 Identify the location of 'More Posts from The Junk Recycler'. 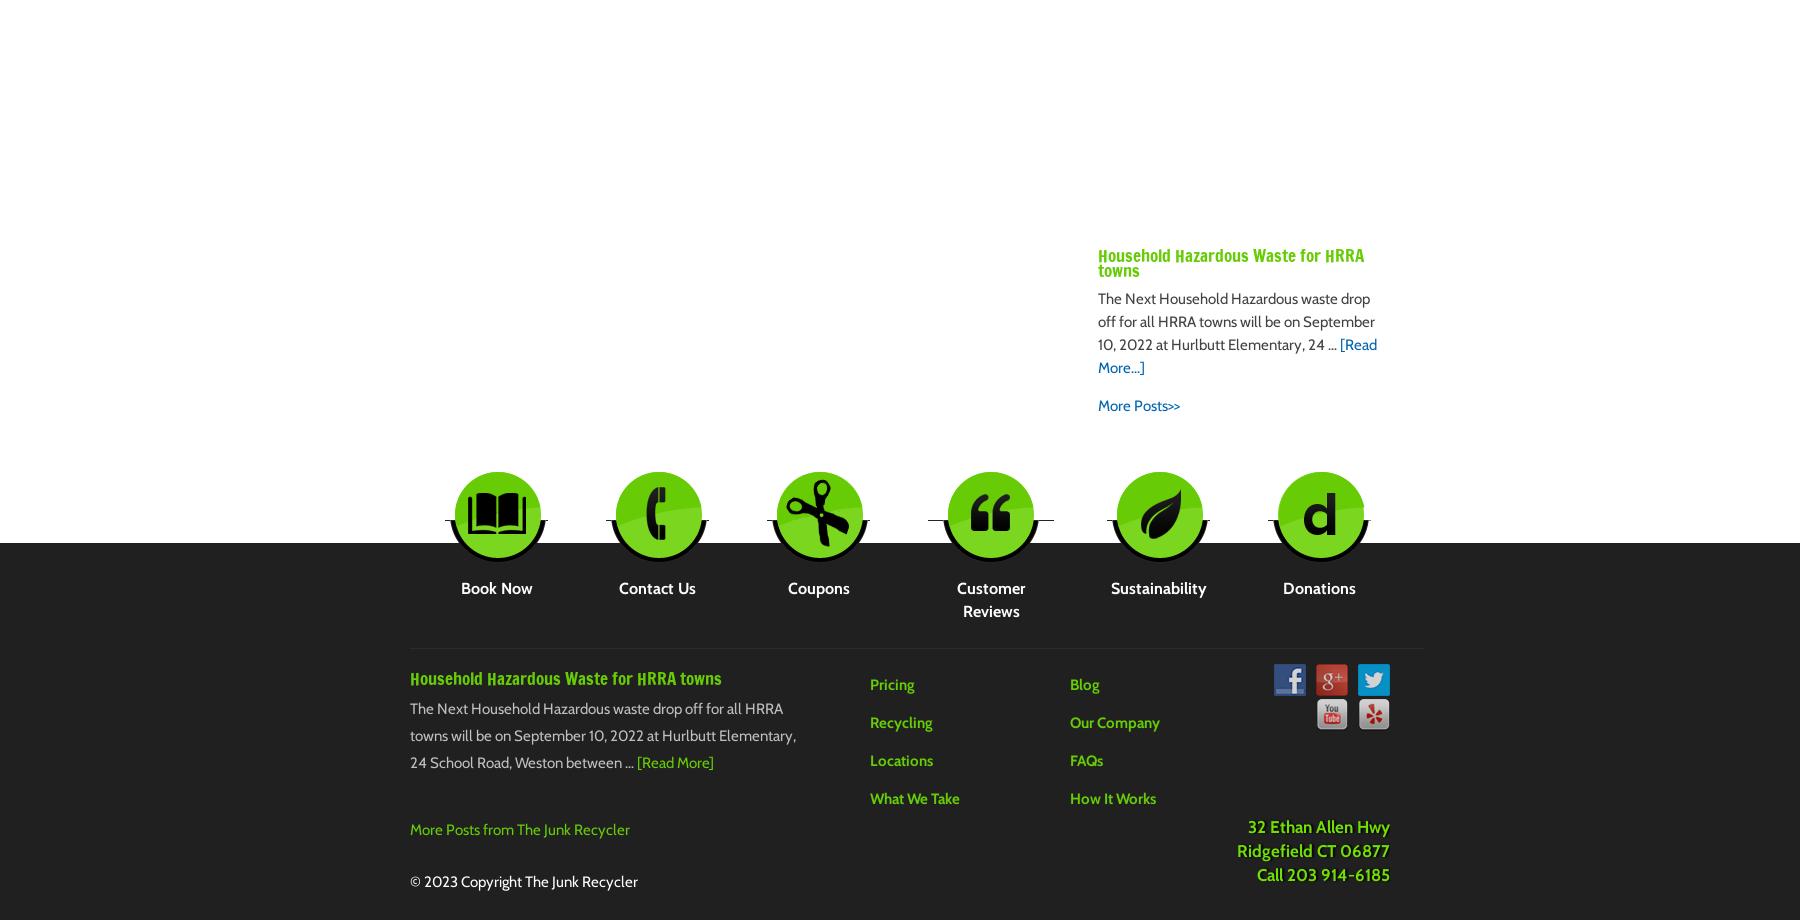
(410, 829).